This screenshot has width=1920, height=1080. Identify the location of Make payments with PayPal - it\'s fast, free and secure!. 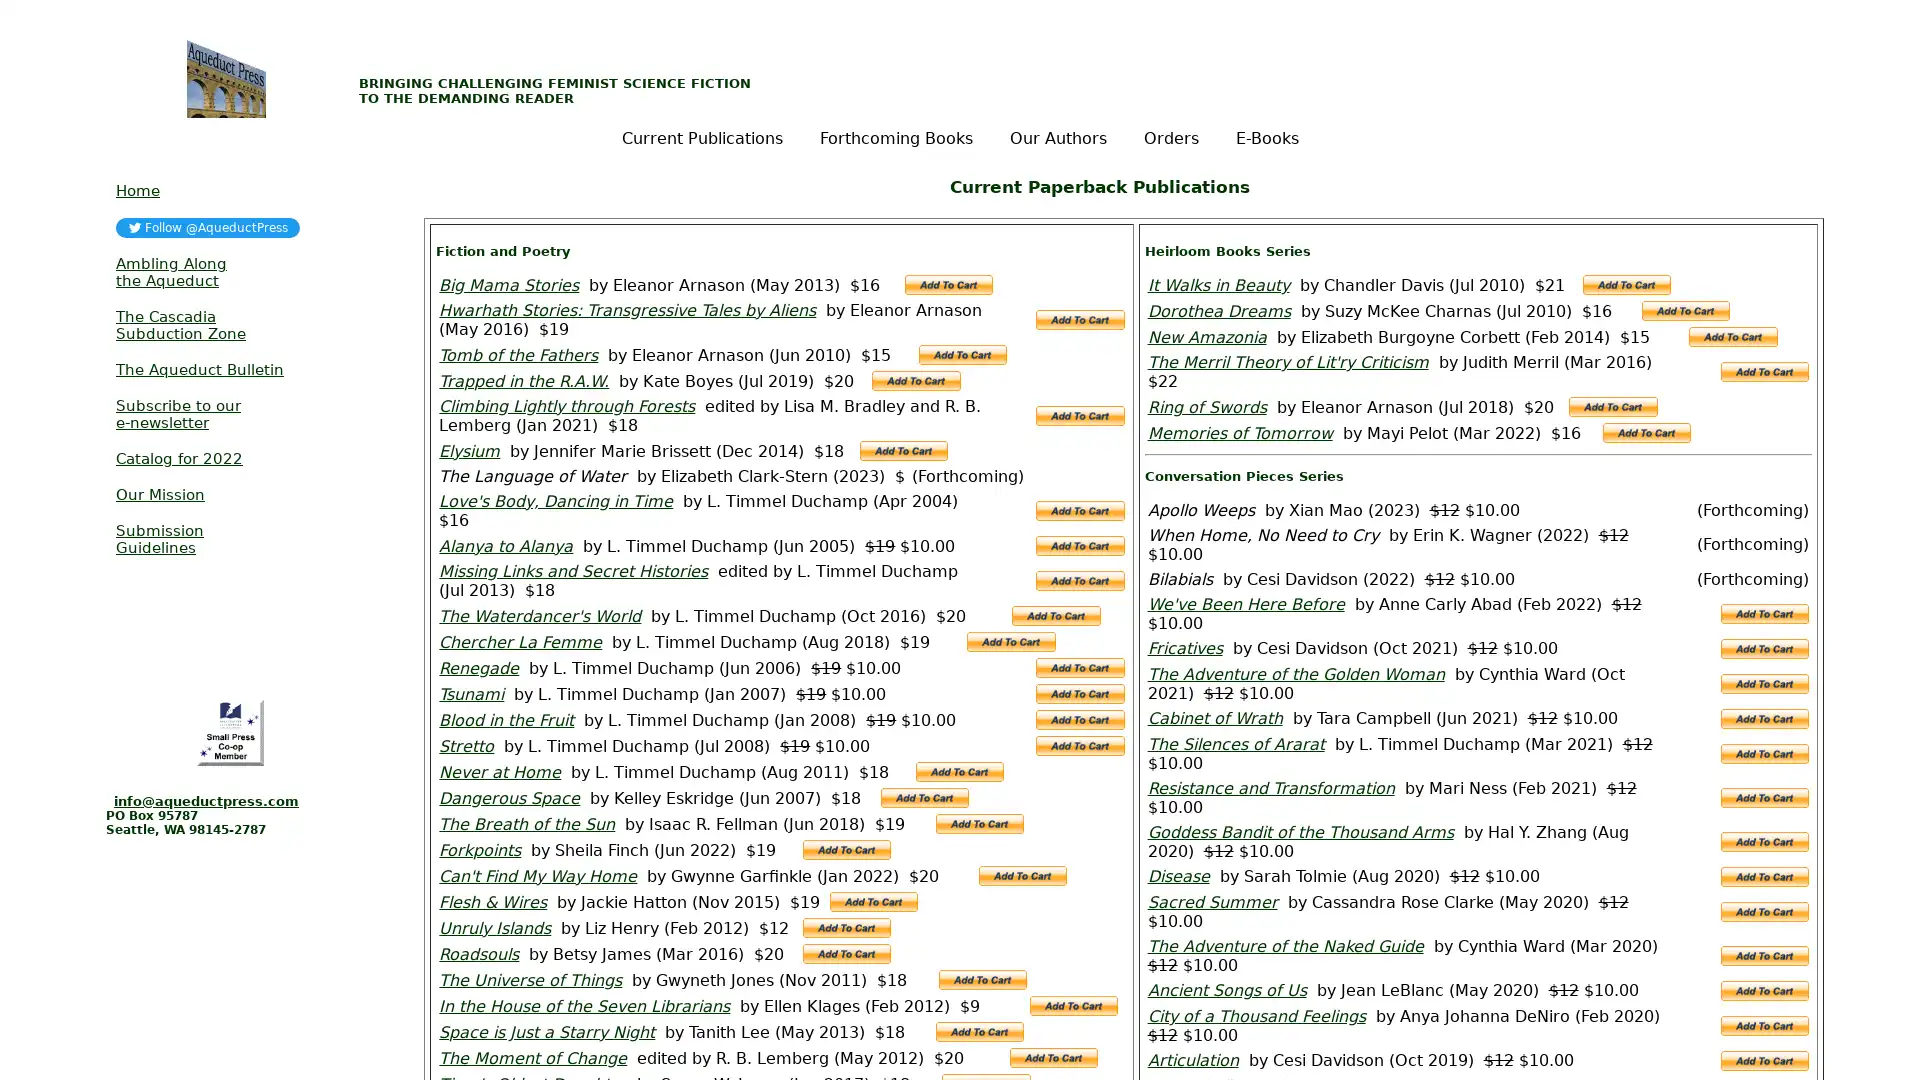
(960, 770).